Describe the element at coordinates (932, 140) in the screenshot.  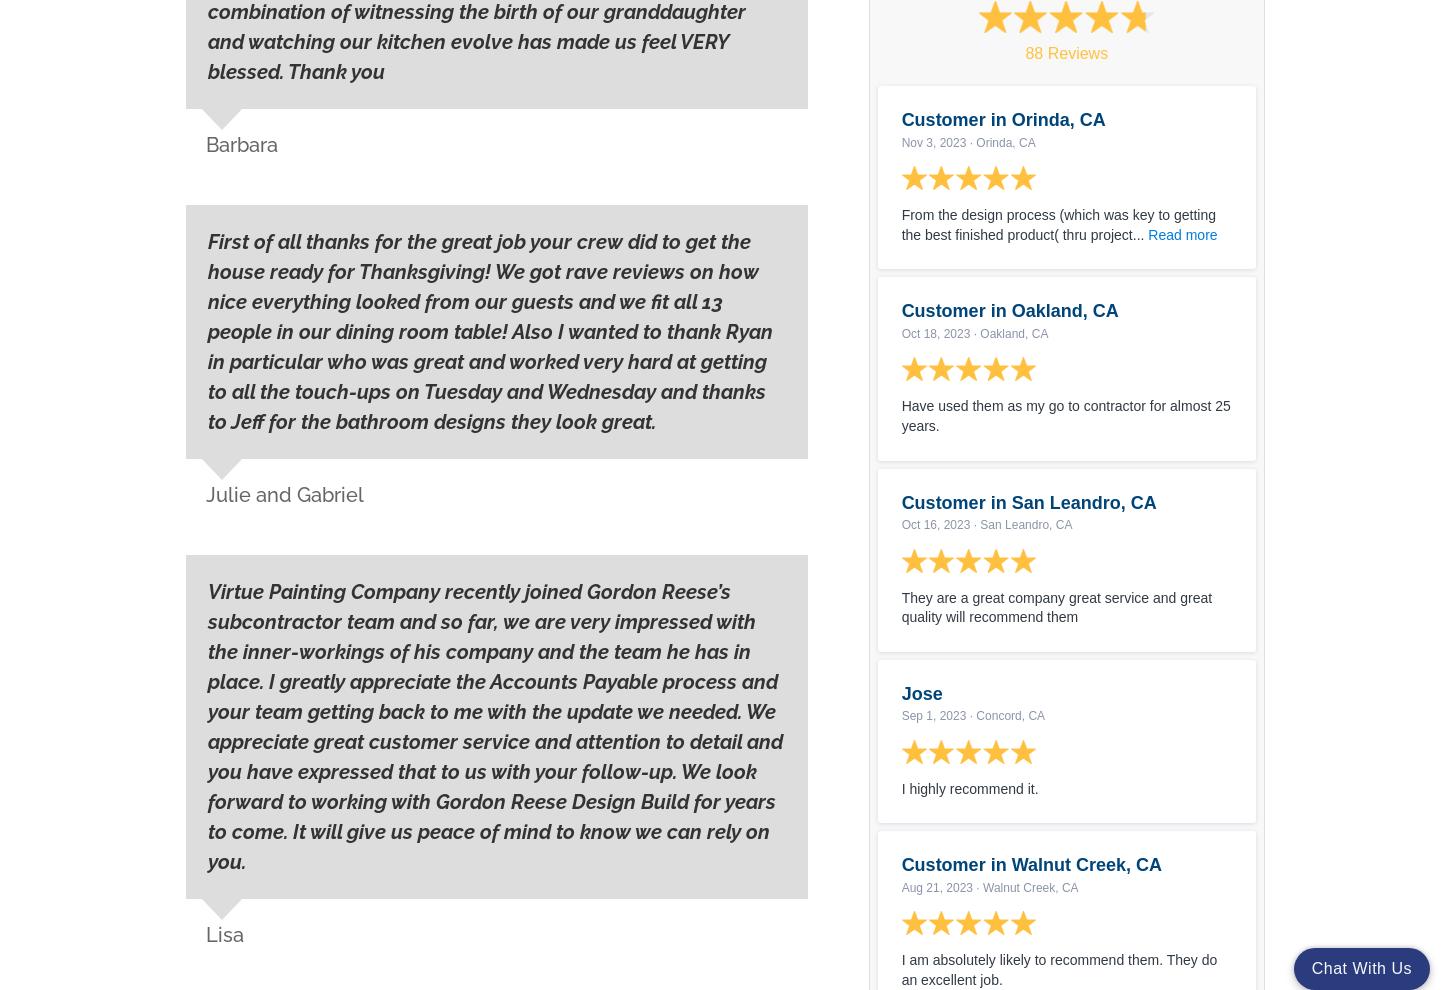
I see `'Nov 3, 2023'` at that location.